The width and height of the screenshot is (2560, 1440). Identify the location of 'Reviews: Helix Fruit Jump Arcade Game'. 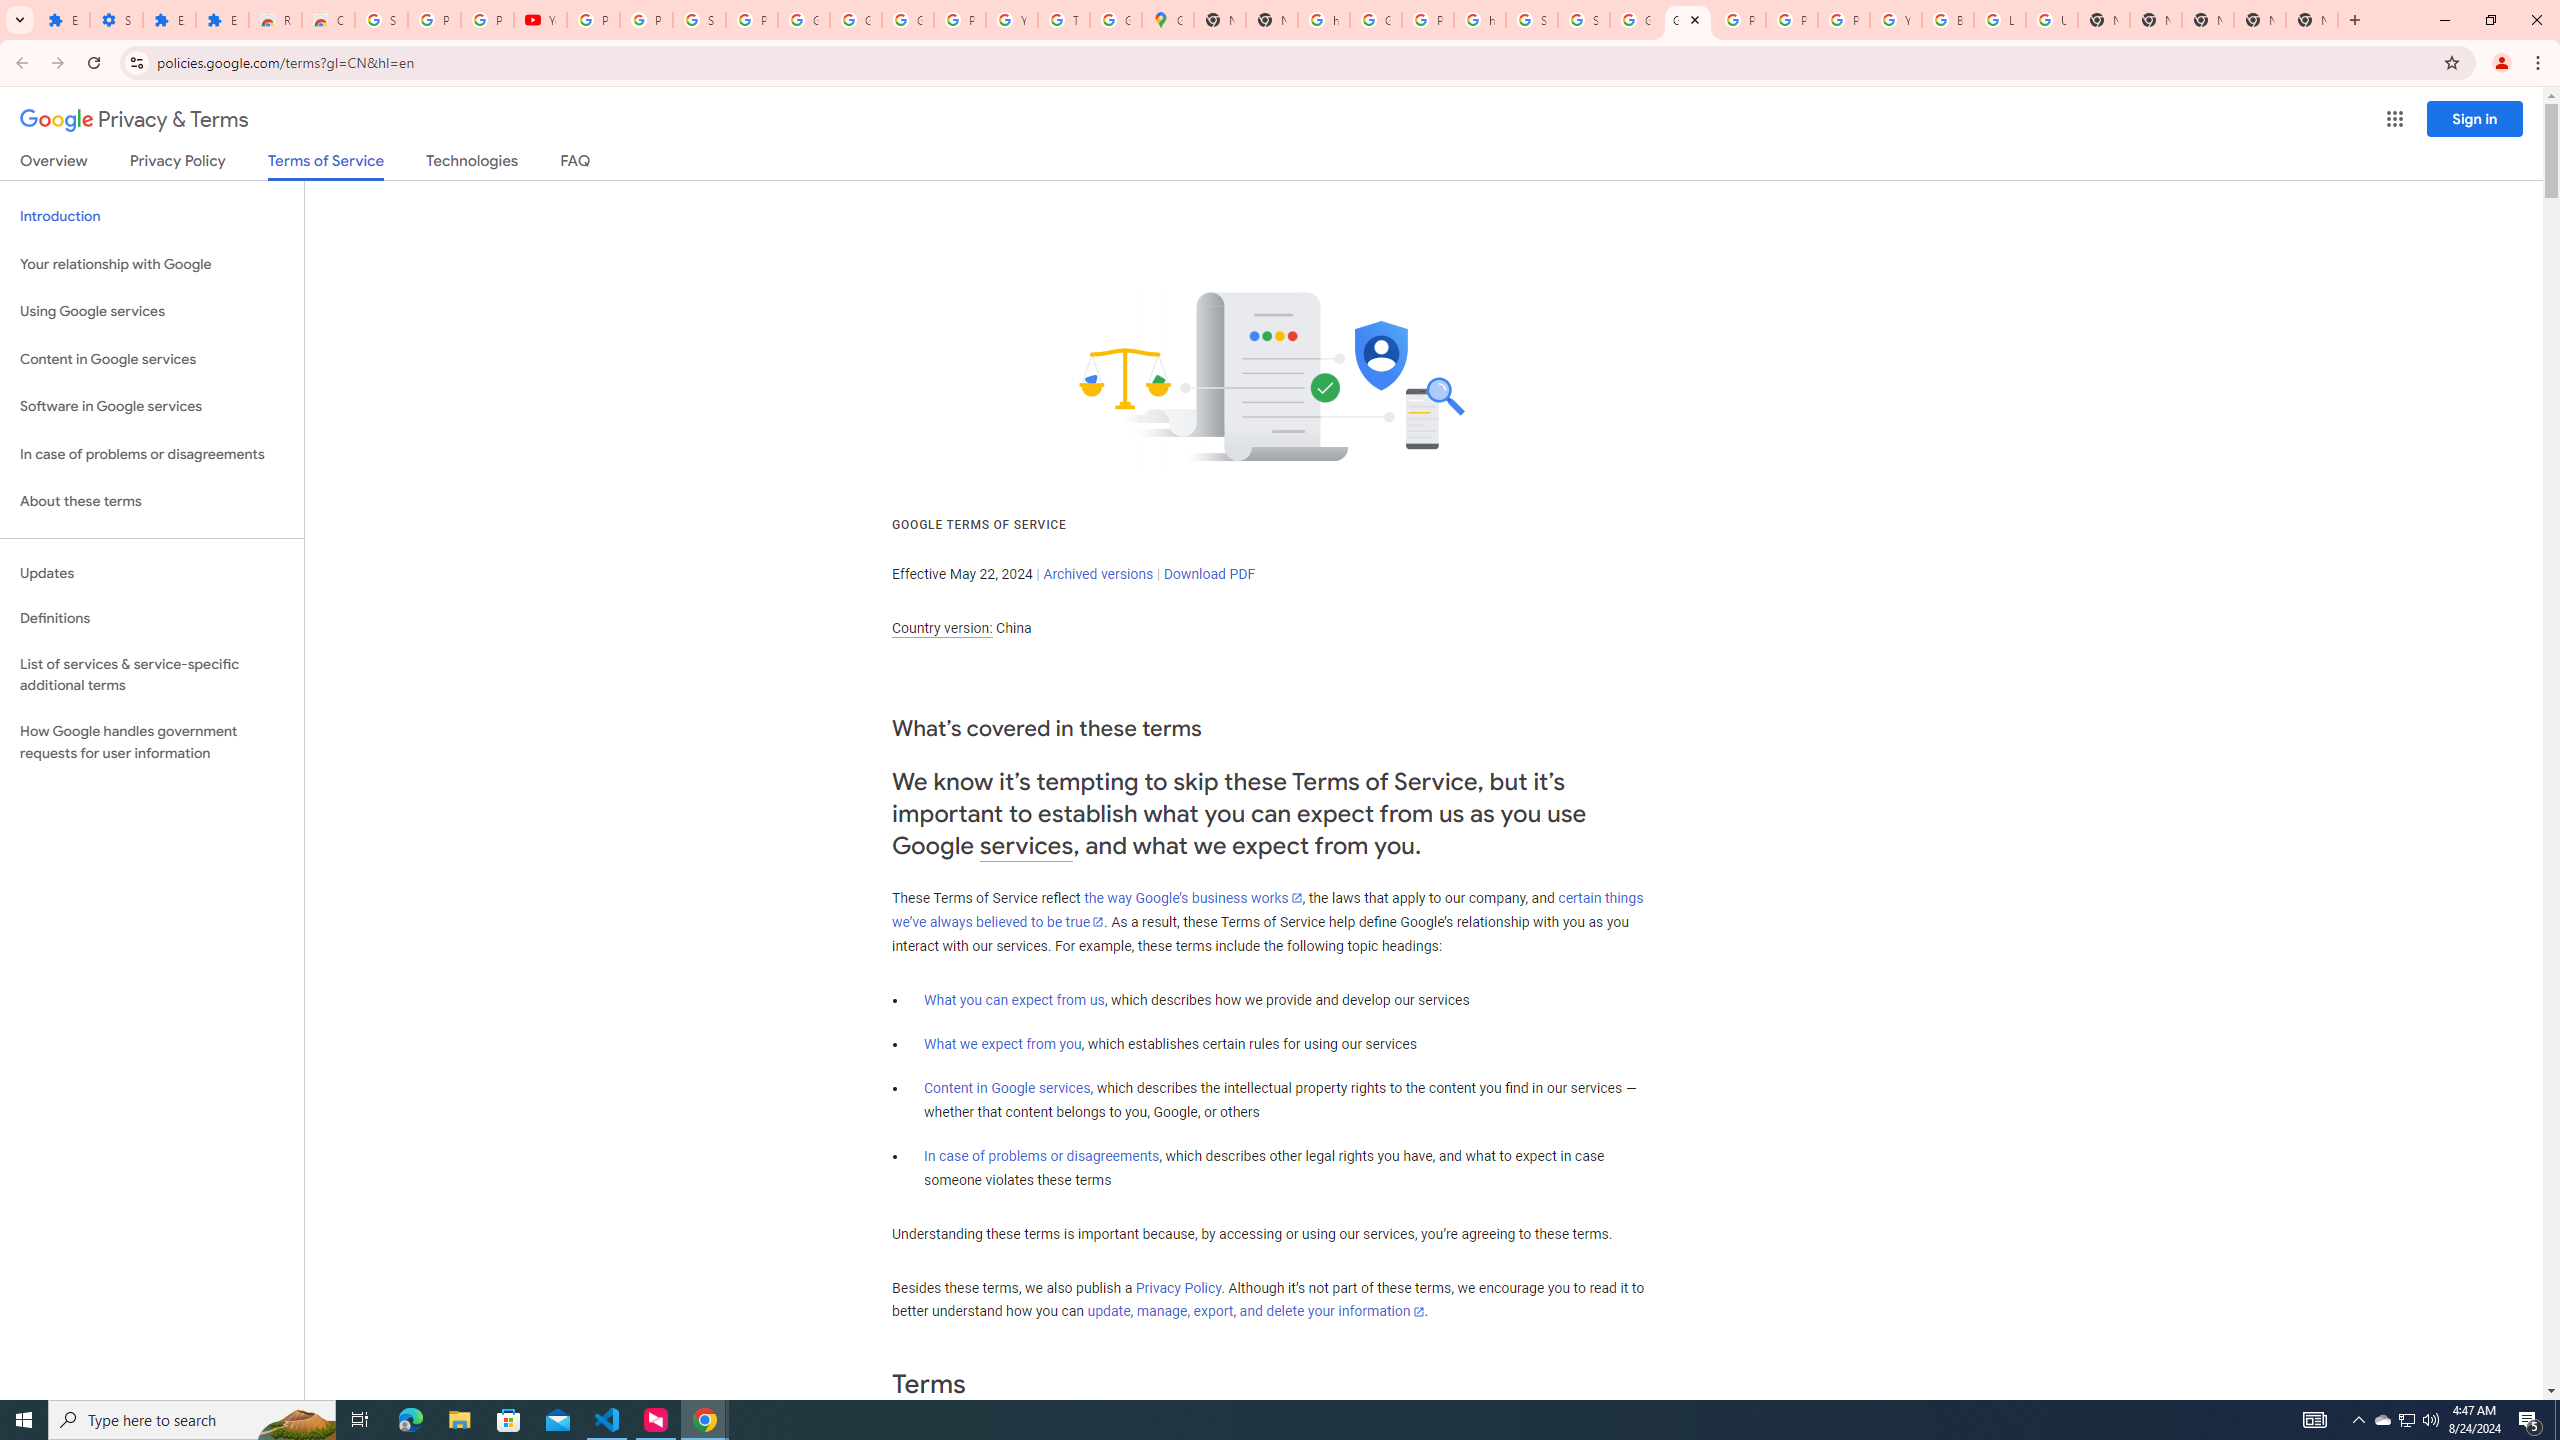
(274, 19).